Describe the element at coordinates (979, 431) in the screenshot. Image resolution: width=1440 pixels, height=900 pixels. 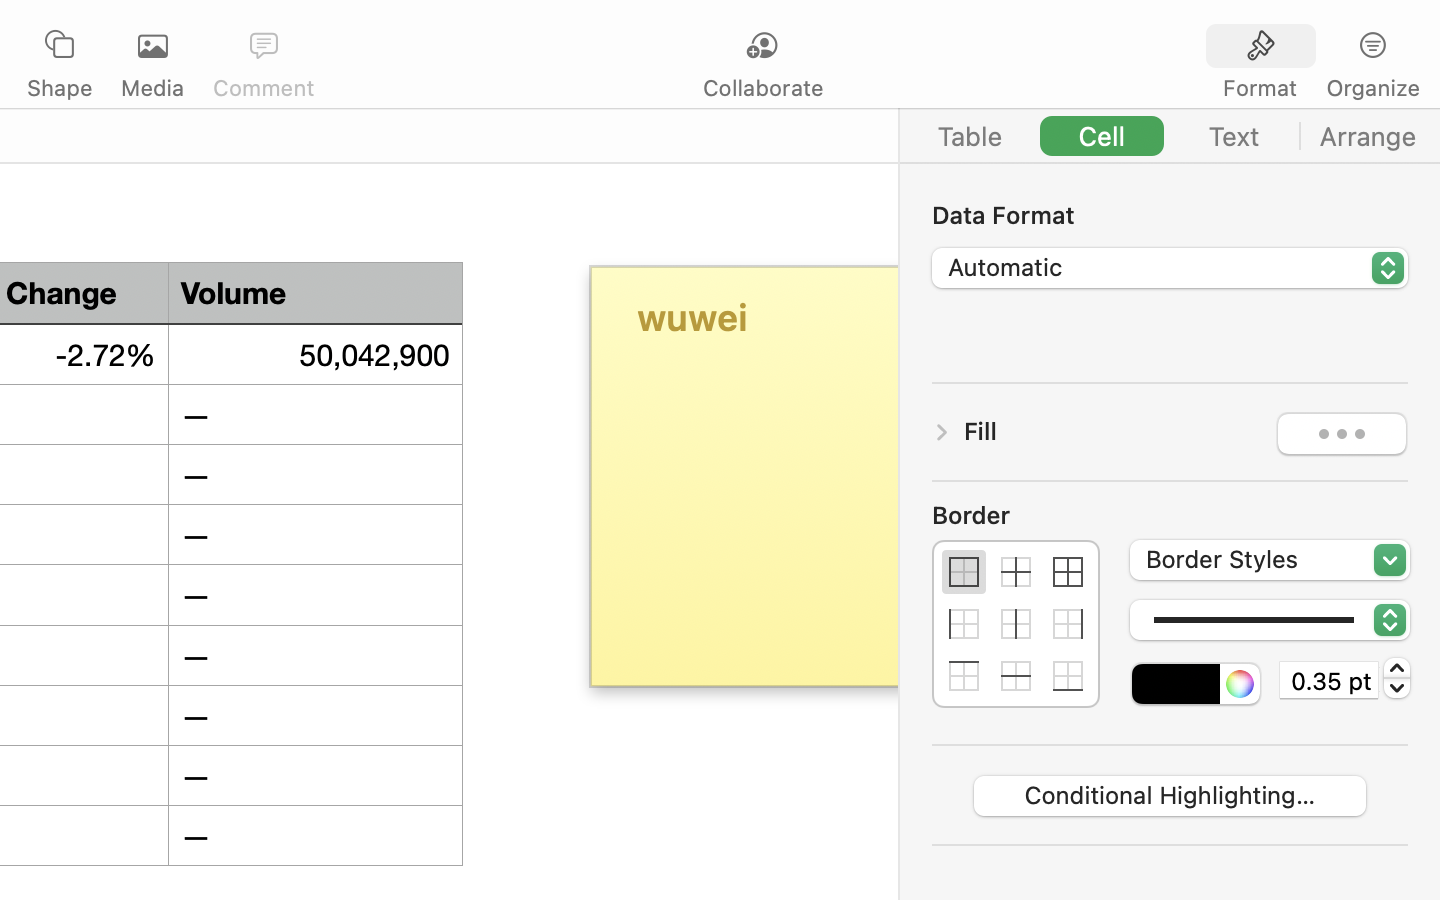
I see `'Fill'` at that location.